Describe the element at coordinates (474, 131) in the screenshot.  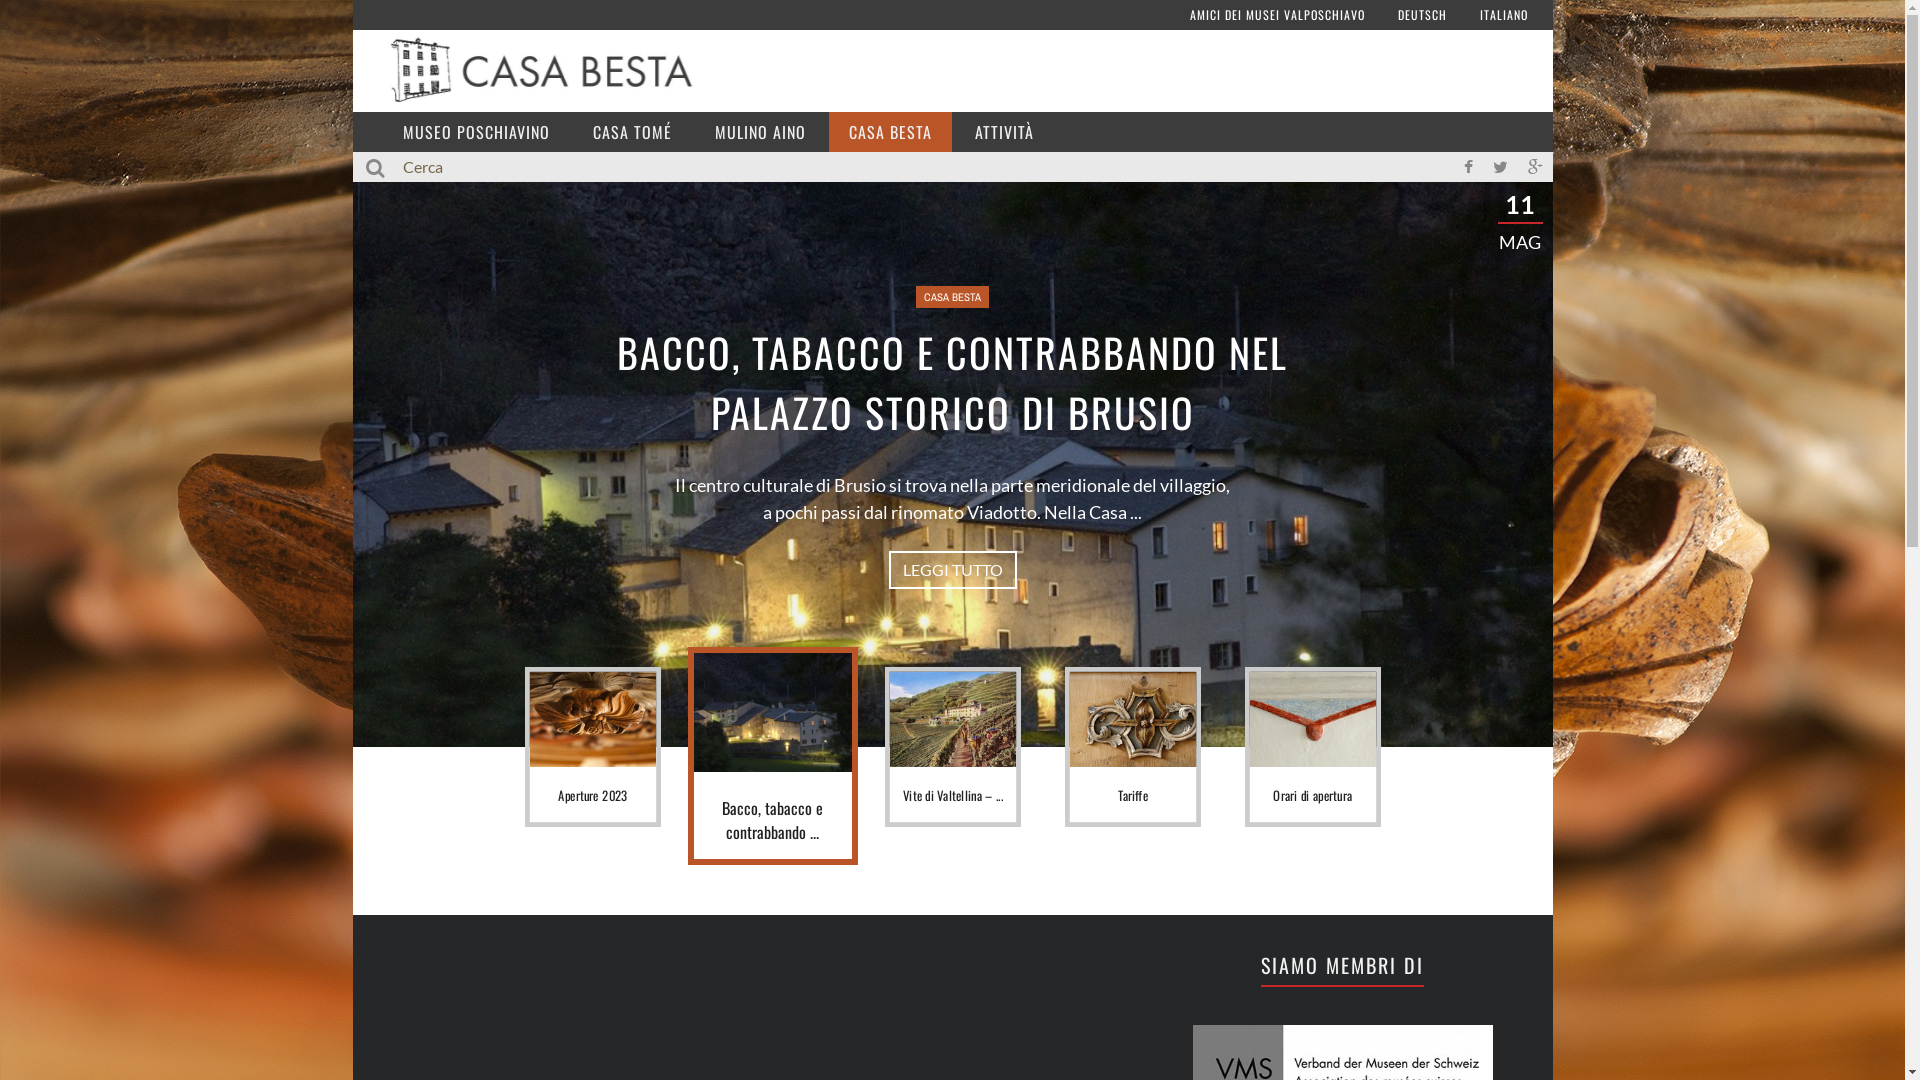
I see `'MUSEO POSCHIAVINO'` at that location.